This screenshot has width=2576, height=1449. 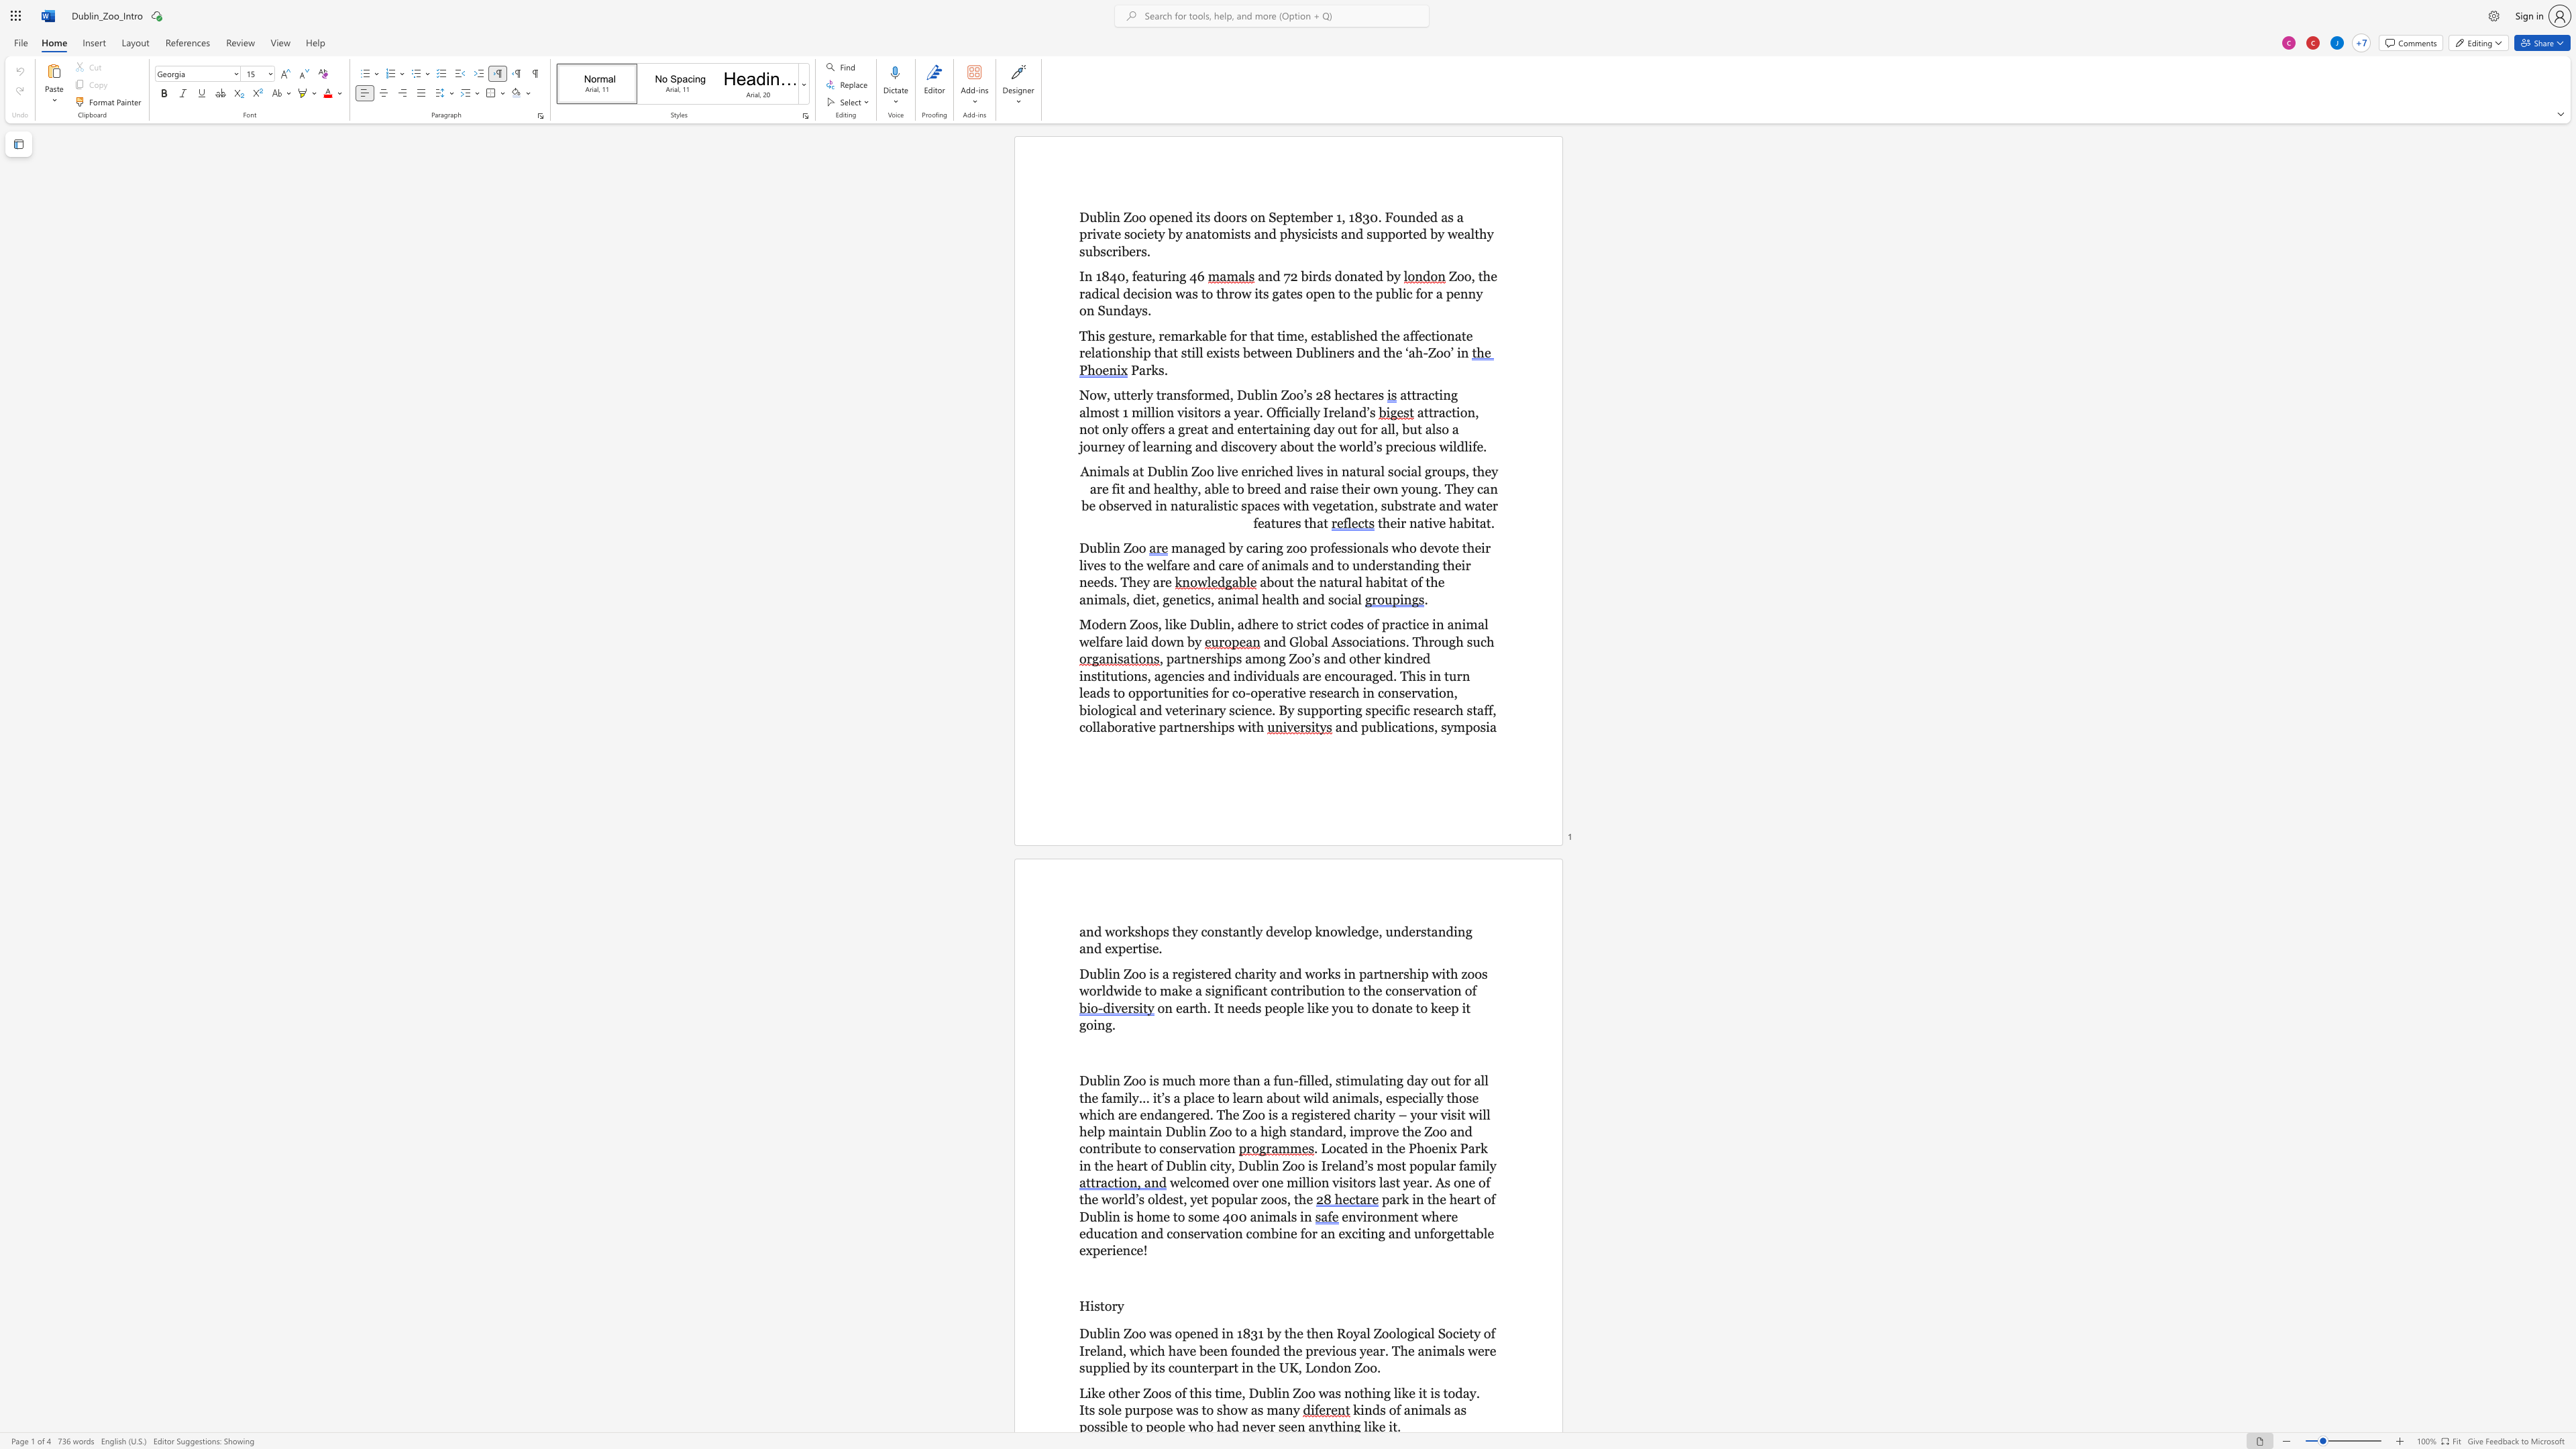 I want to click on the space between the continuous character "i" and "v" in the text, so click(x=1432, y=522).